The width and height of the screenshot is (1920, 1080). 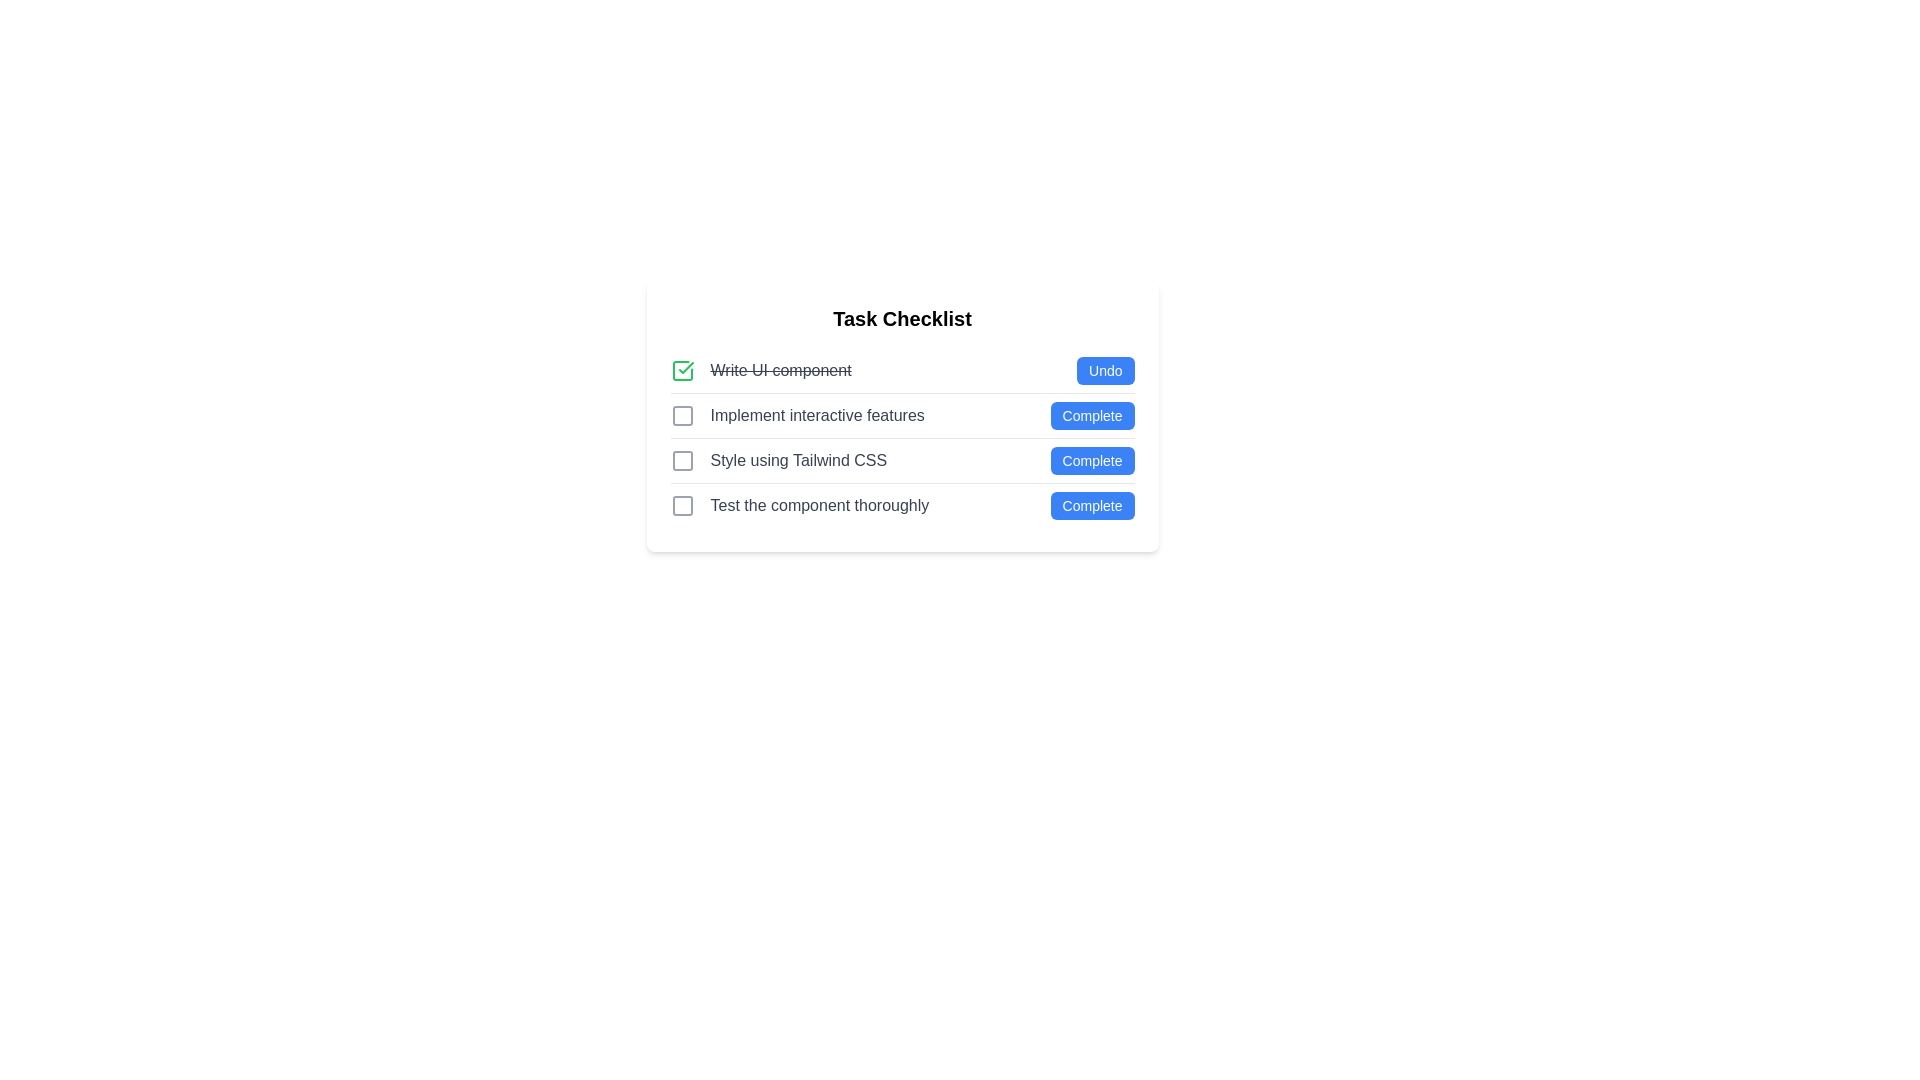 I want to click on the checkbox next to the label 'Style using Tailwind CSS', so click(x=682, y=461).